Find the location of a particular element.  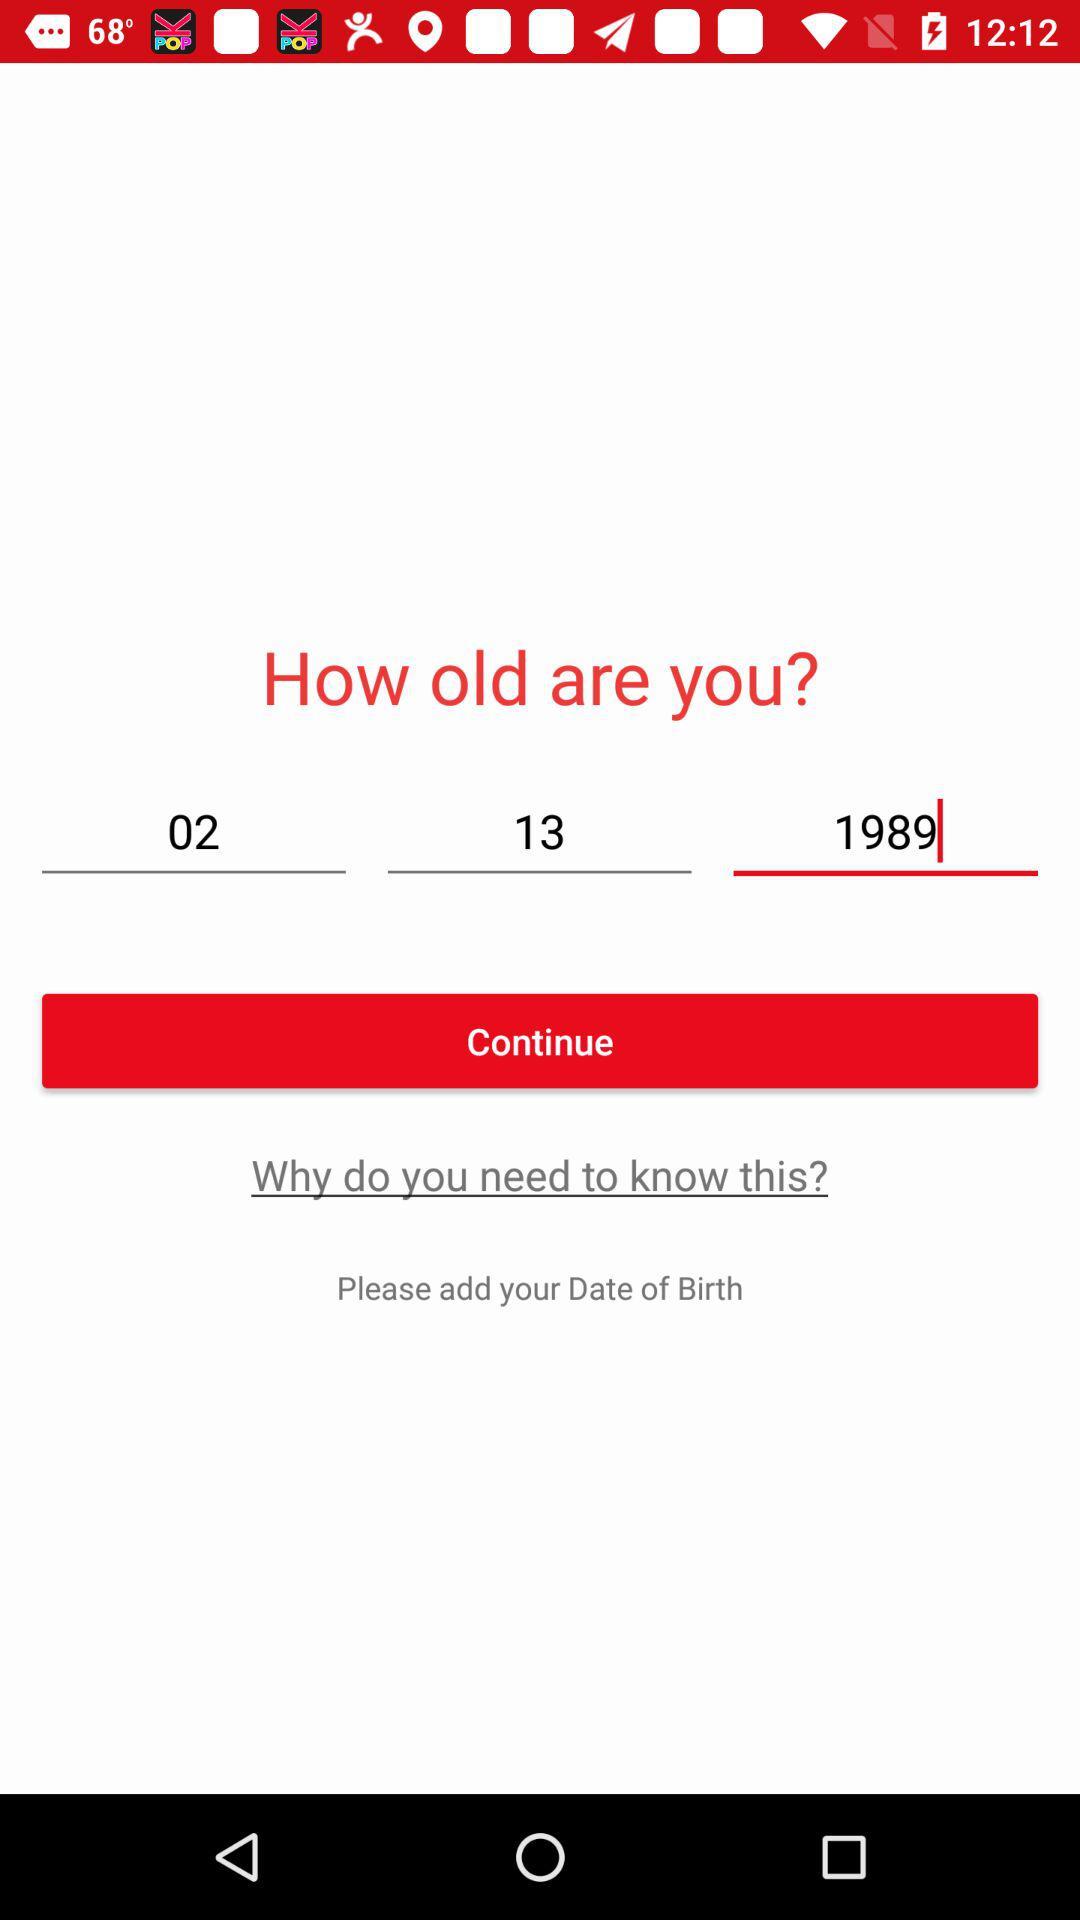

1989 on the right is located at coordinates (884, 830).